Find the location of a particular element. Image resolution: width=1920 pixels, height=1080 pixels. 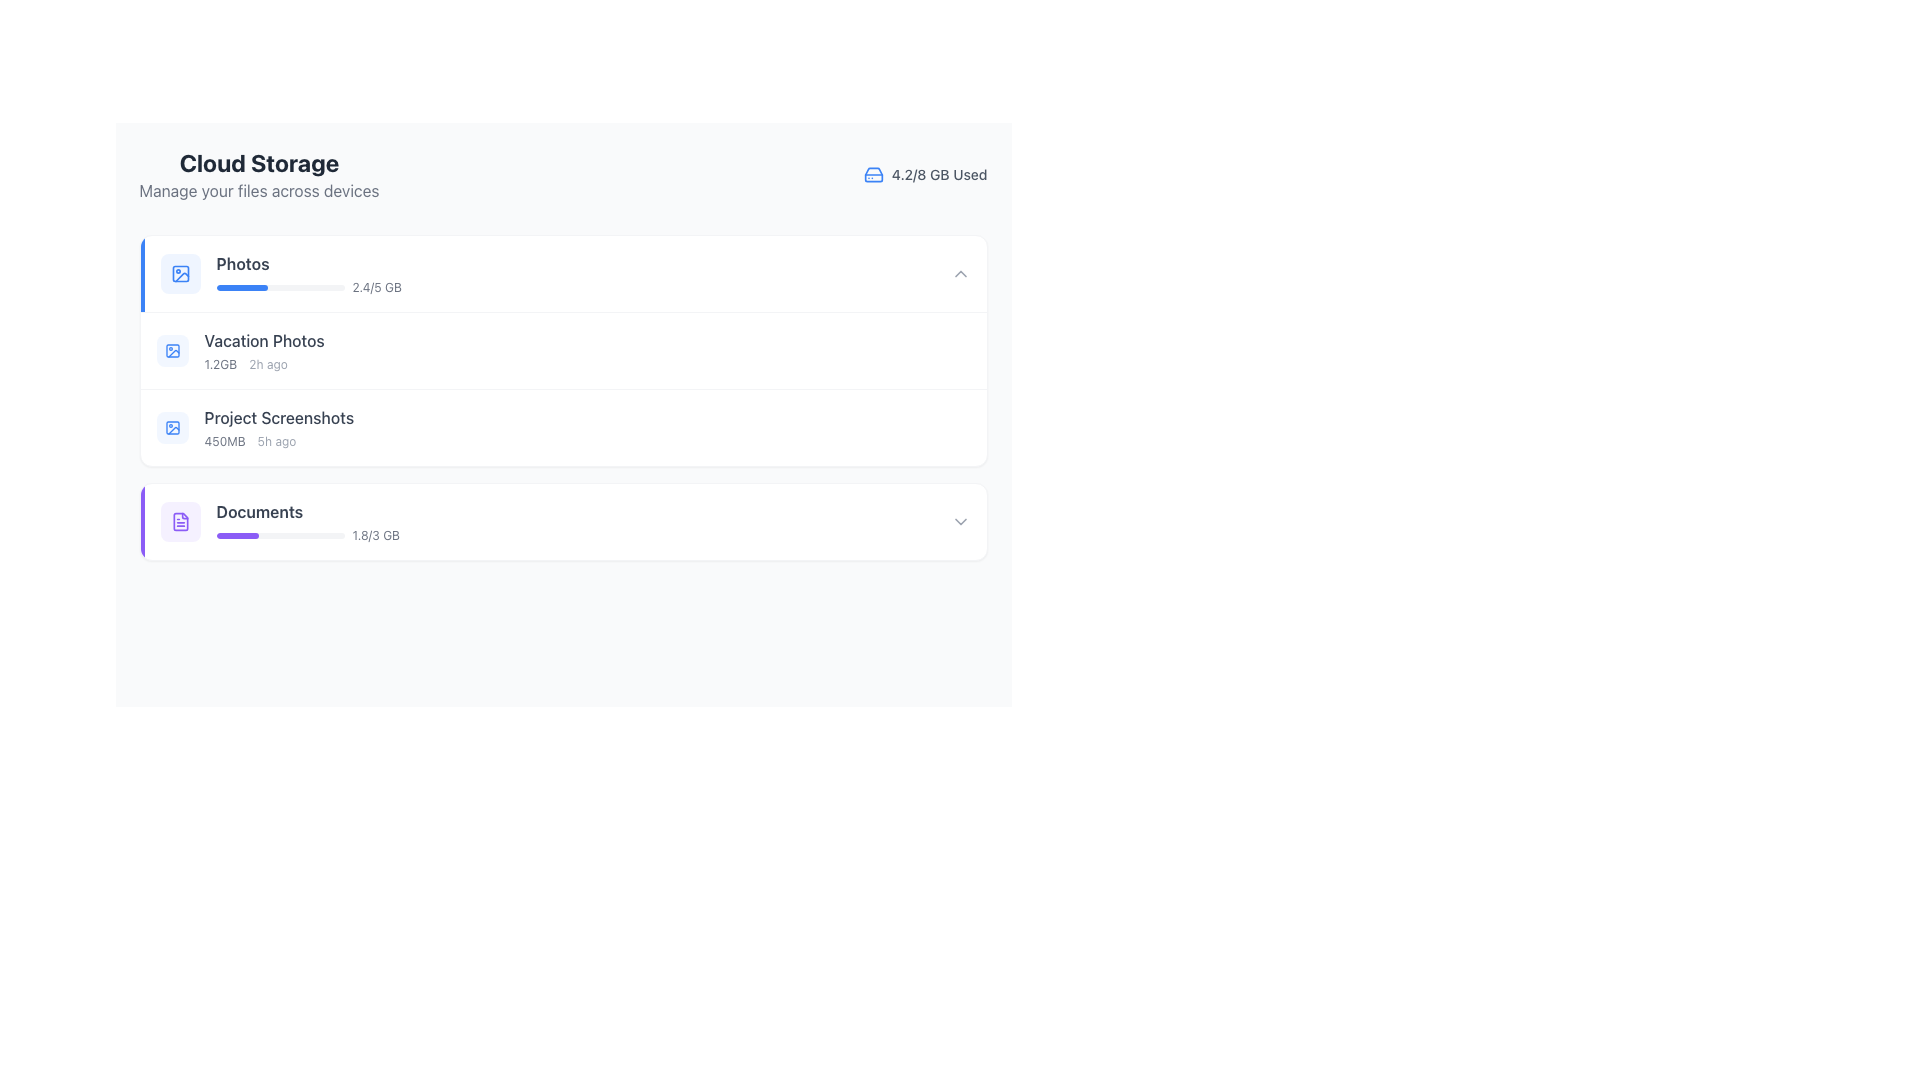

the SVG-based image icon representing the 'Photos' section, which is located at the top-left of the 'Photos' list item is located at coordinates (180, 273).